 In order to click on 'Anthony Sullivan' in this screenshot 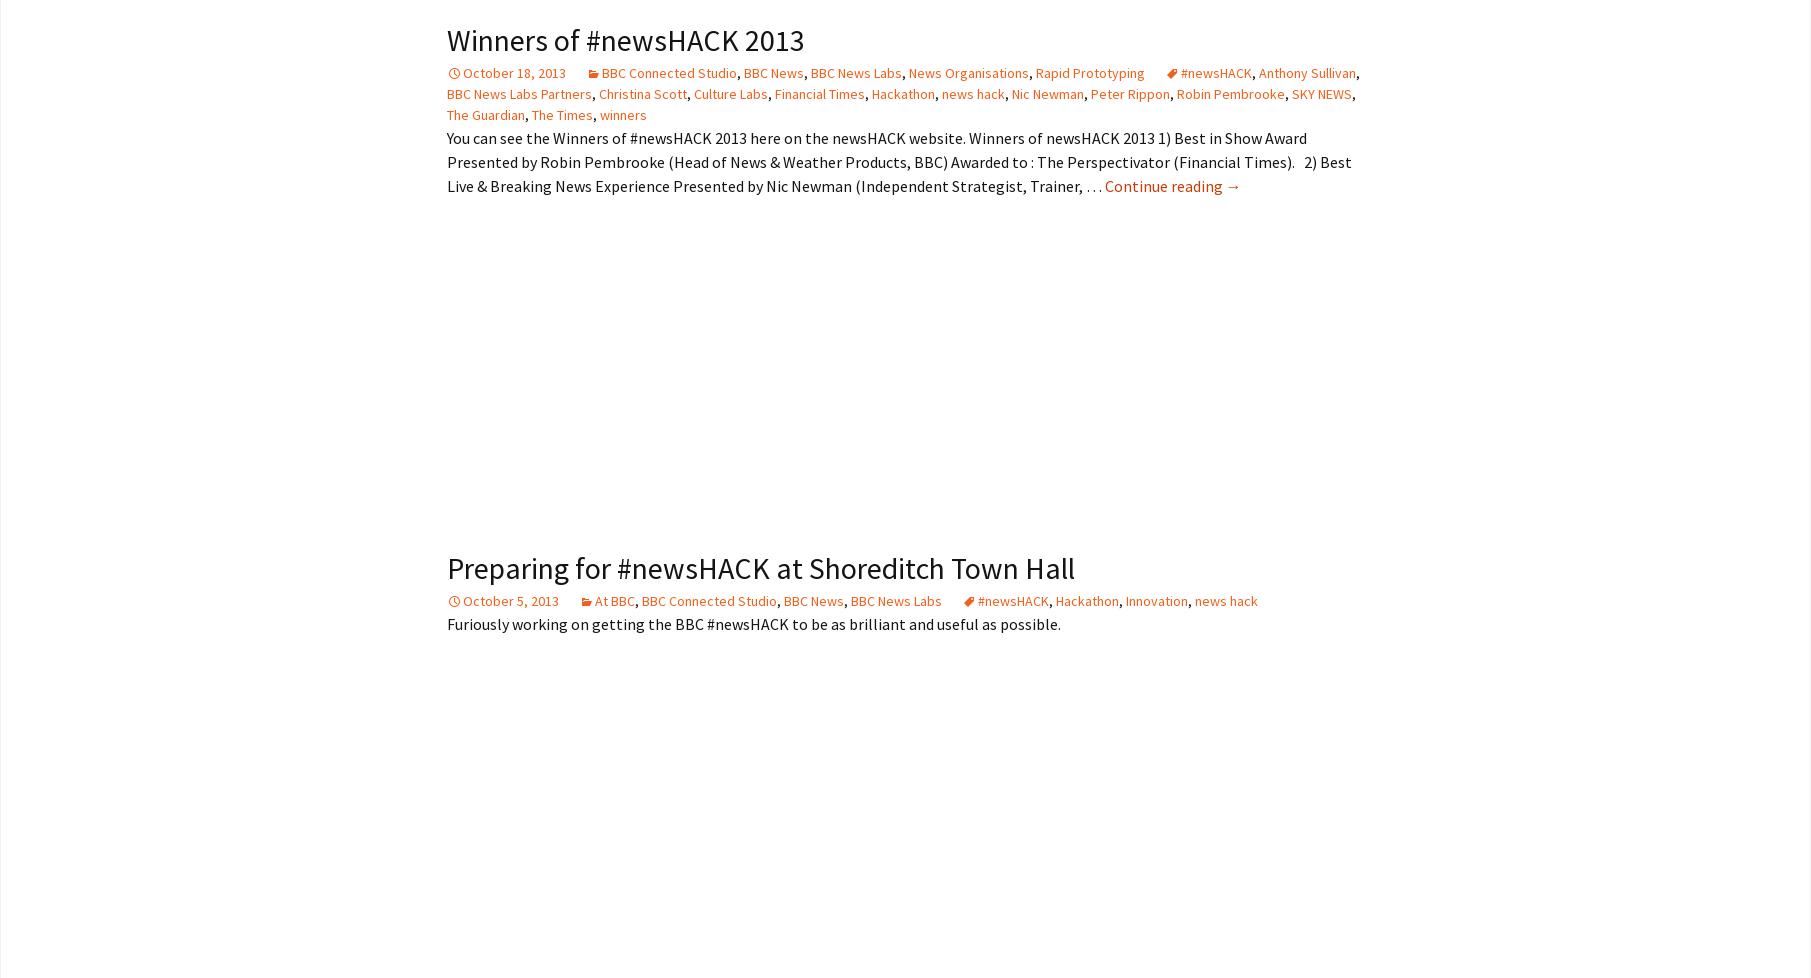, I will do `click(1306, 71)`.